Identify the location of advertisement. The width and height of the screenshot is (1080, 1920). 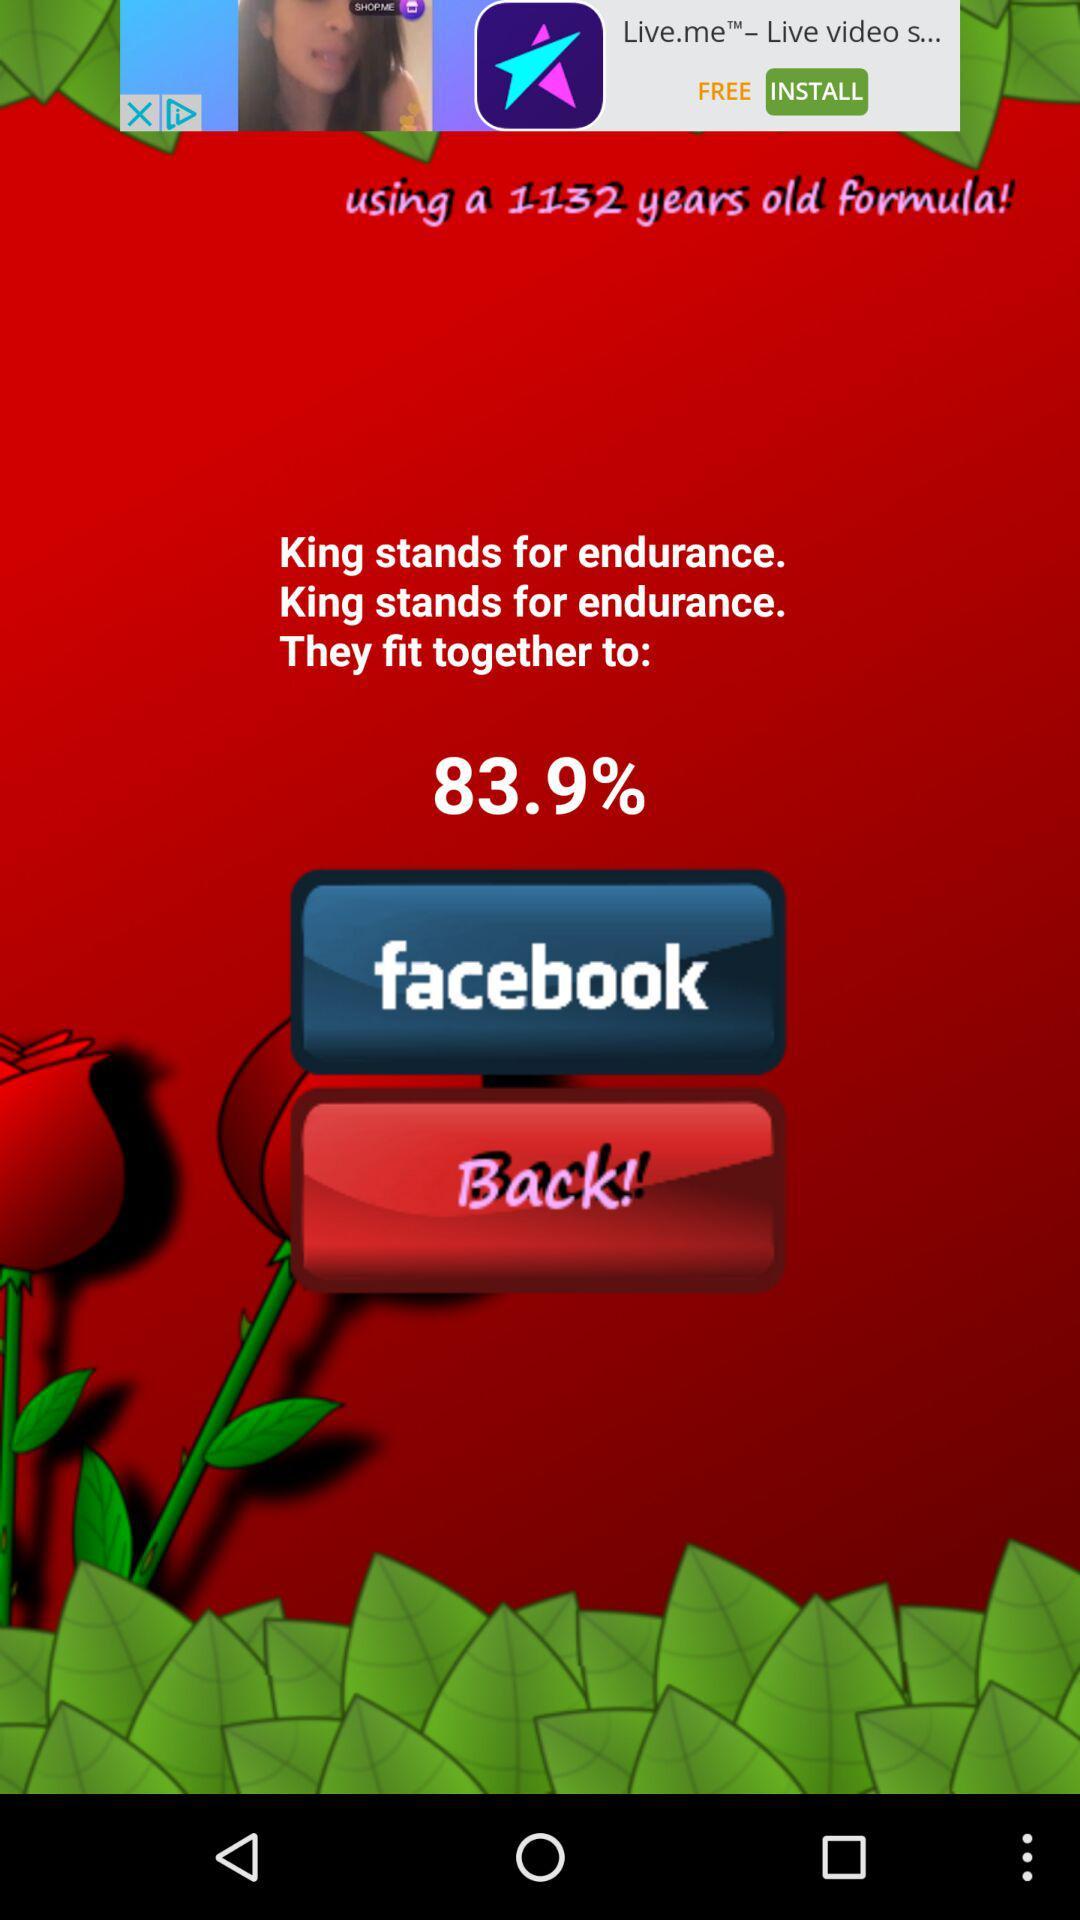
(540, 65).